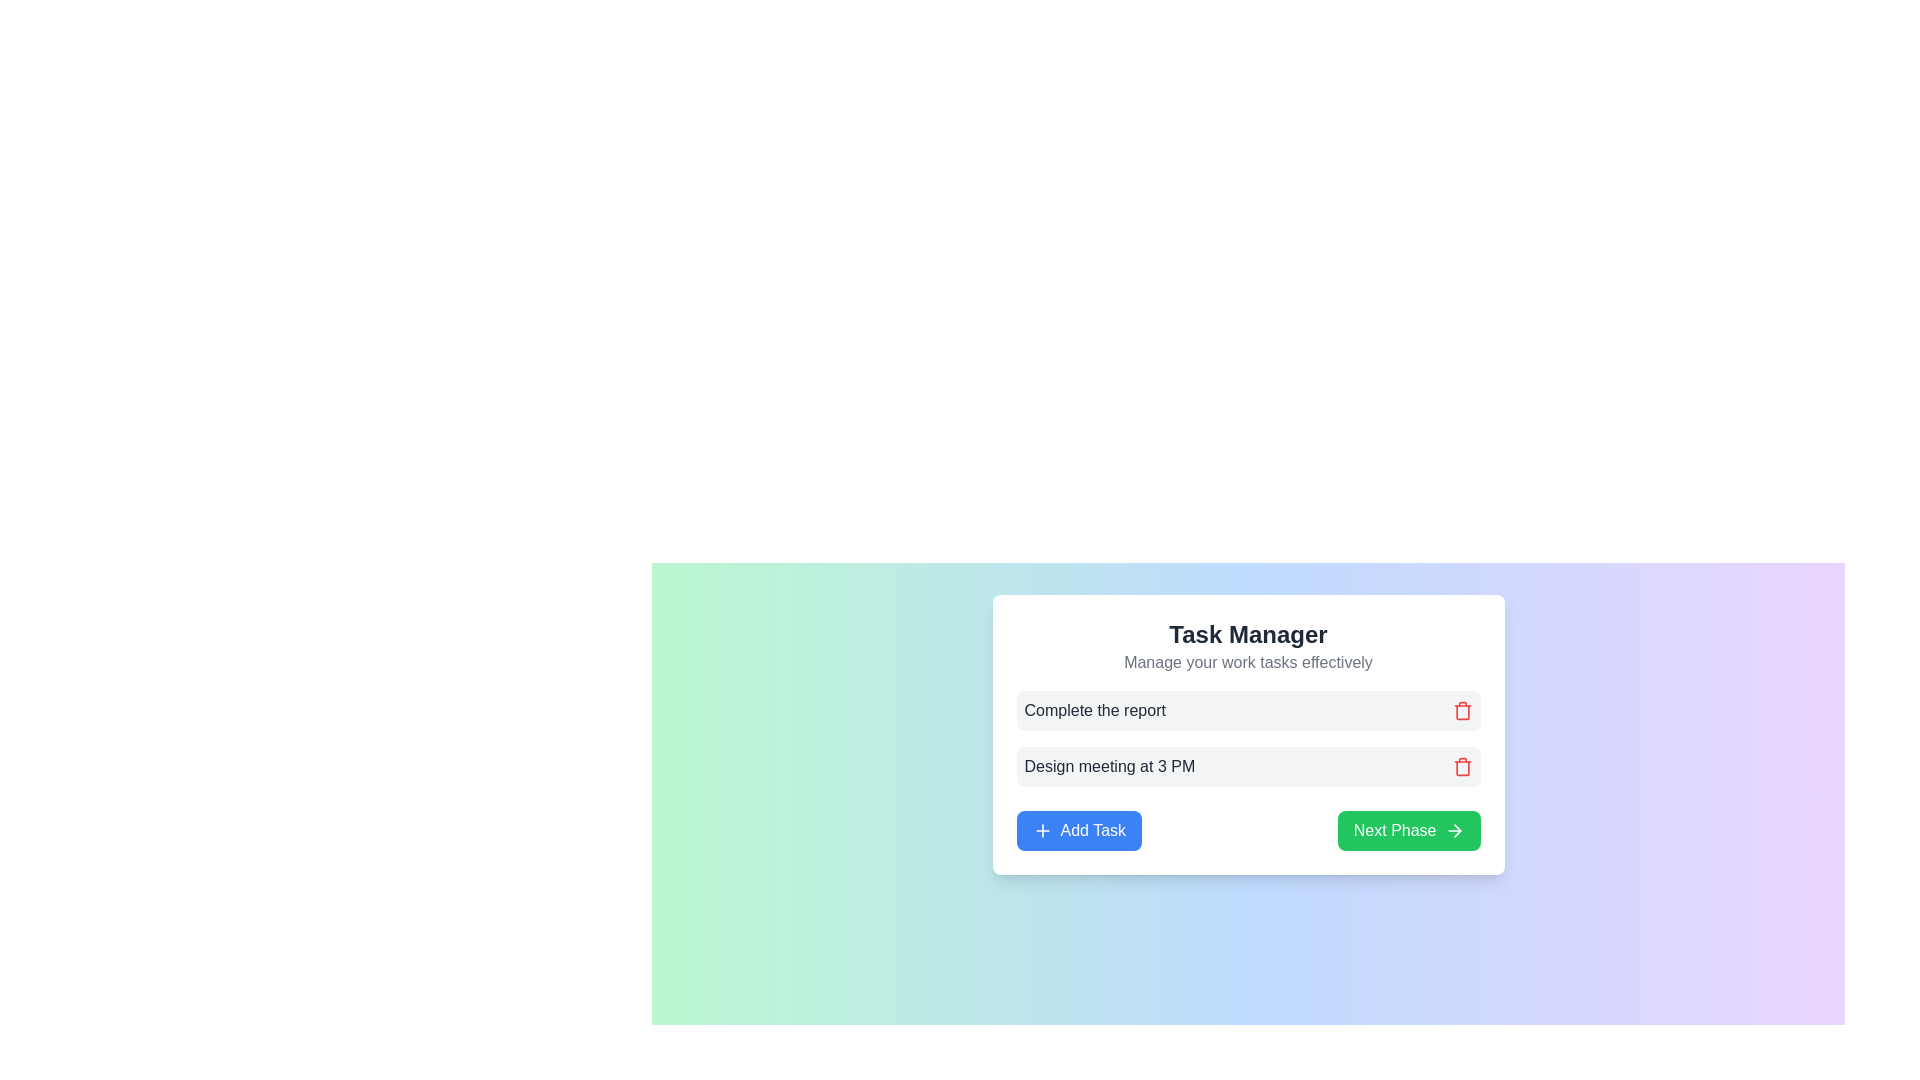 This screenshot has height=1080, width=1920. Describe the element at coordinates (1408, 830) in the screenshot. I see `the green 'Next Phase' button with rounded corners located in the bottom-right corner of the task management section` at that location.